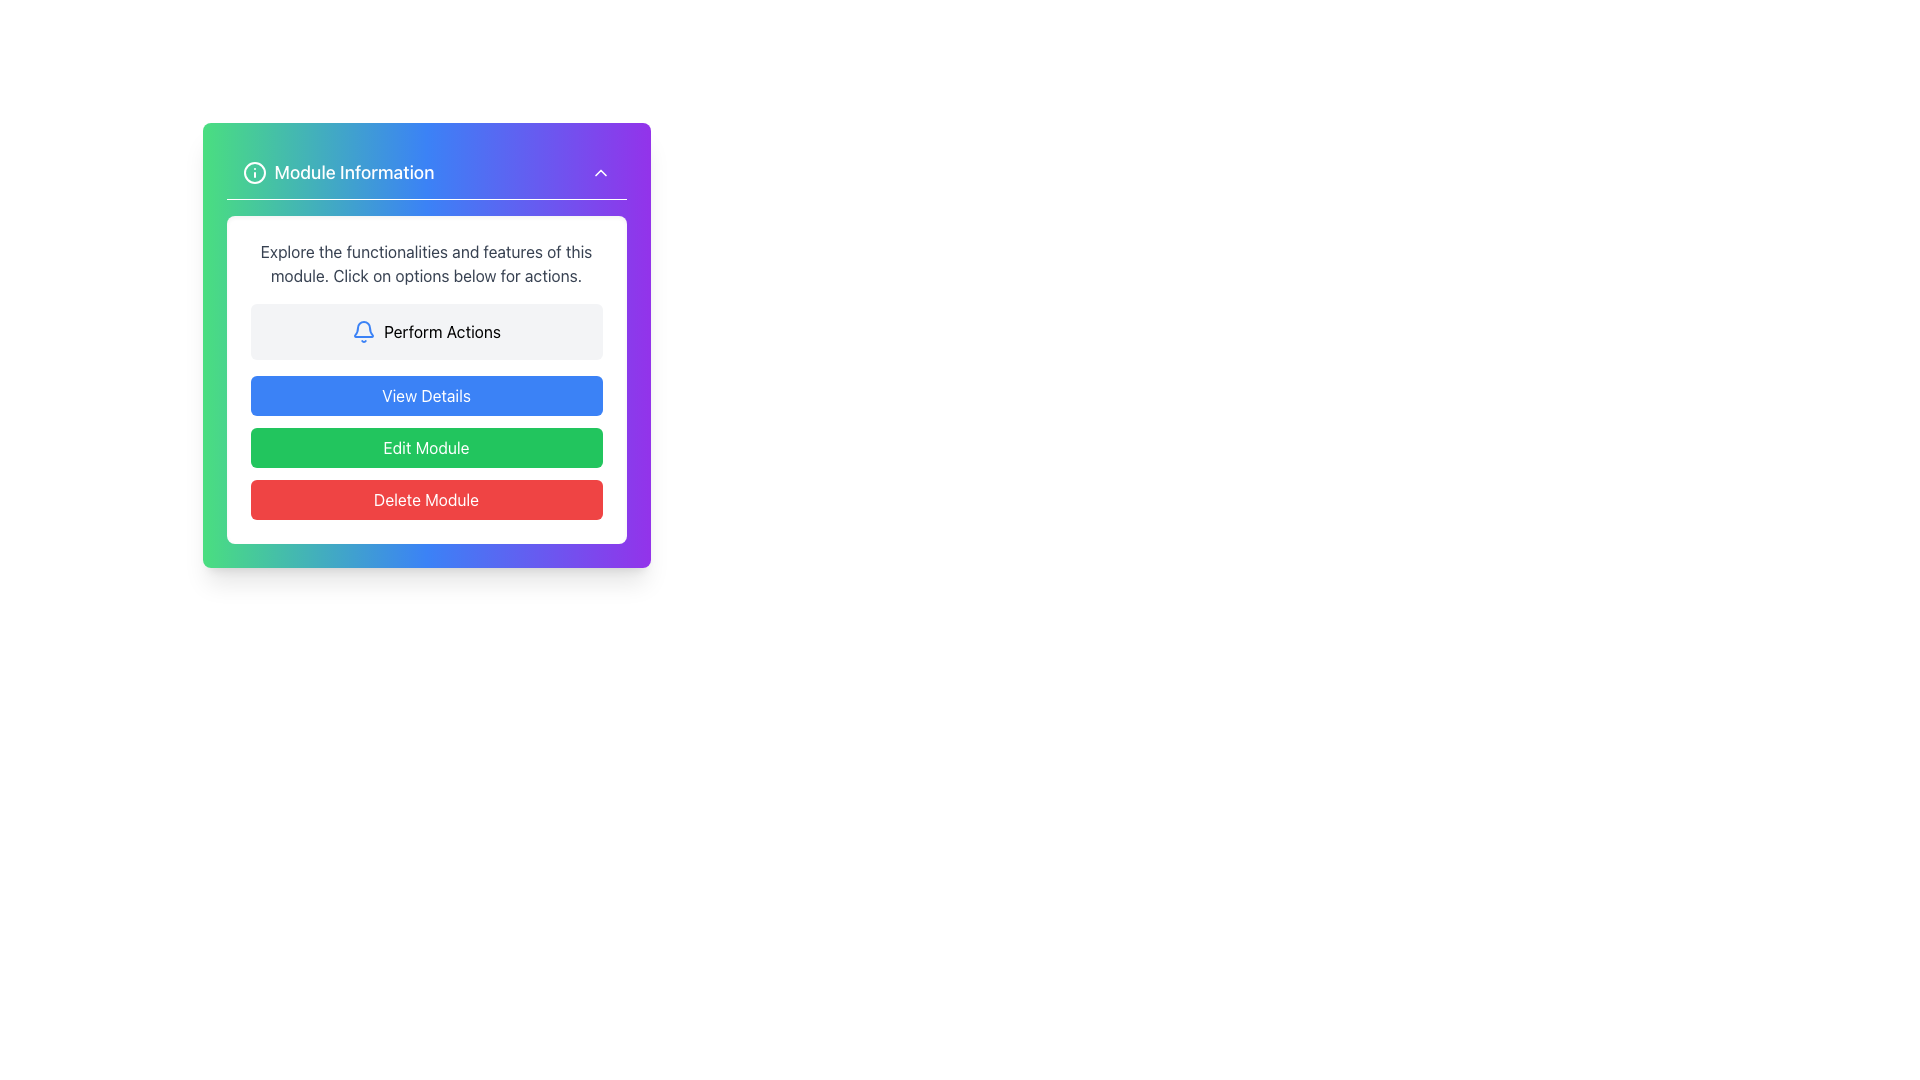  Describe the element at coordinates (354, 172) in the screenshot. I see `the header text-label that summarizes the module's purpose, located to the right of an information icon near the top of the module` at that location.